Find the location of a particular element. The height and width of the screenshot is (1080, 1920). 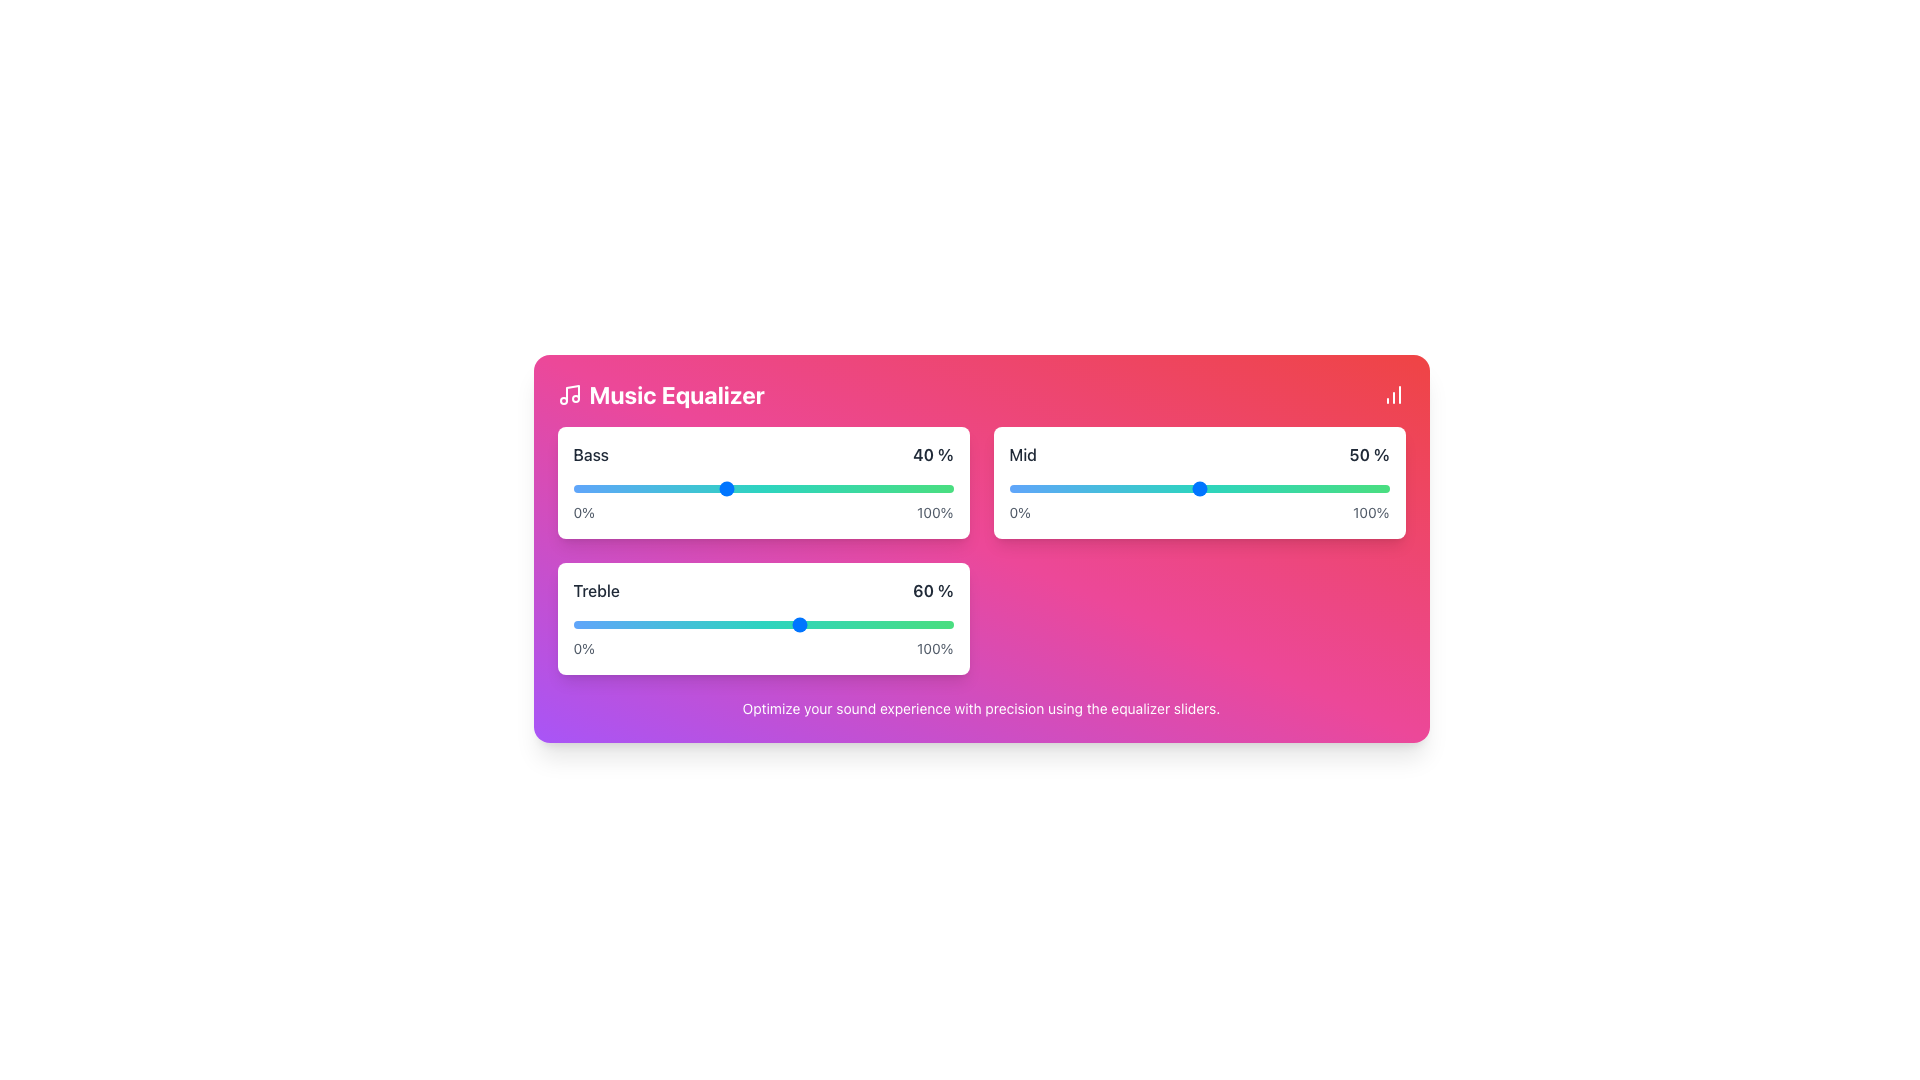

the mid-level equalizer is located at coordinates (1118, 489).